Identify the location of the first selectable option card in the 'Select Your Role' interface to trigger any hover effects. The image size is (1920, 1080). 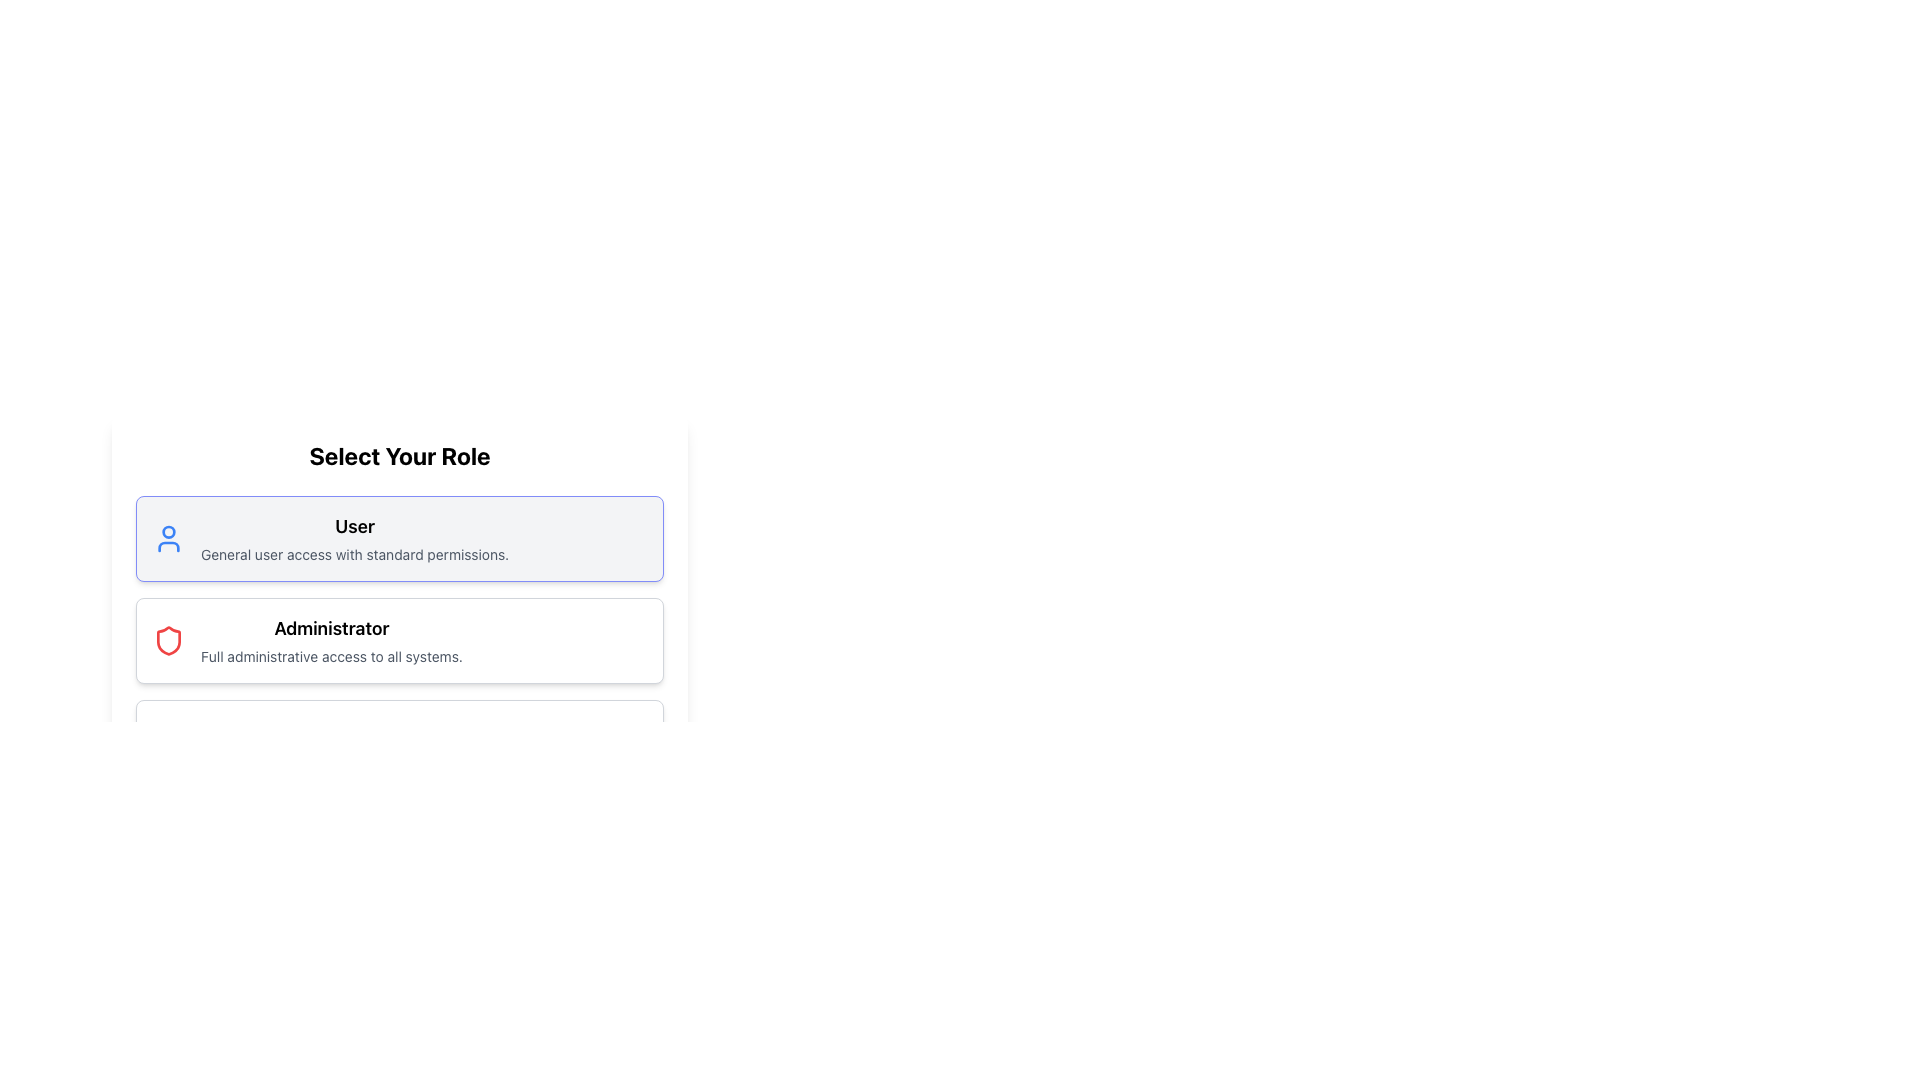
(399, 538).